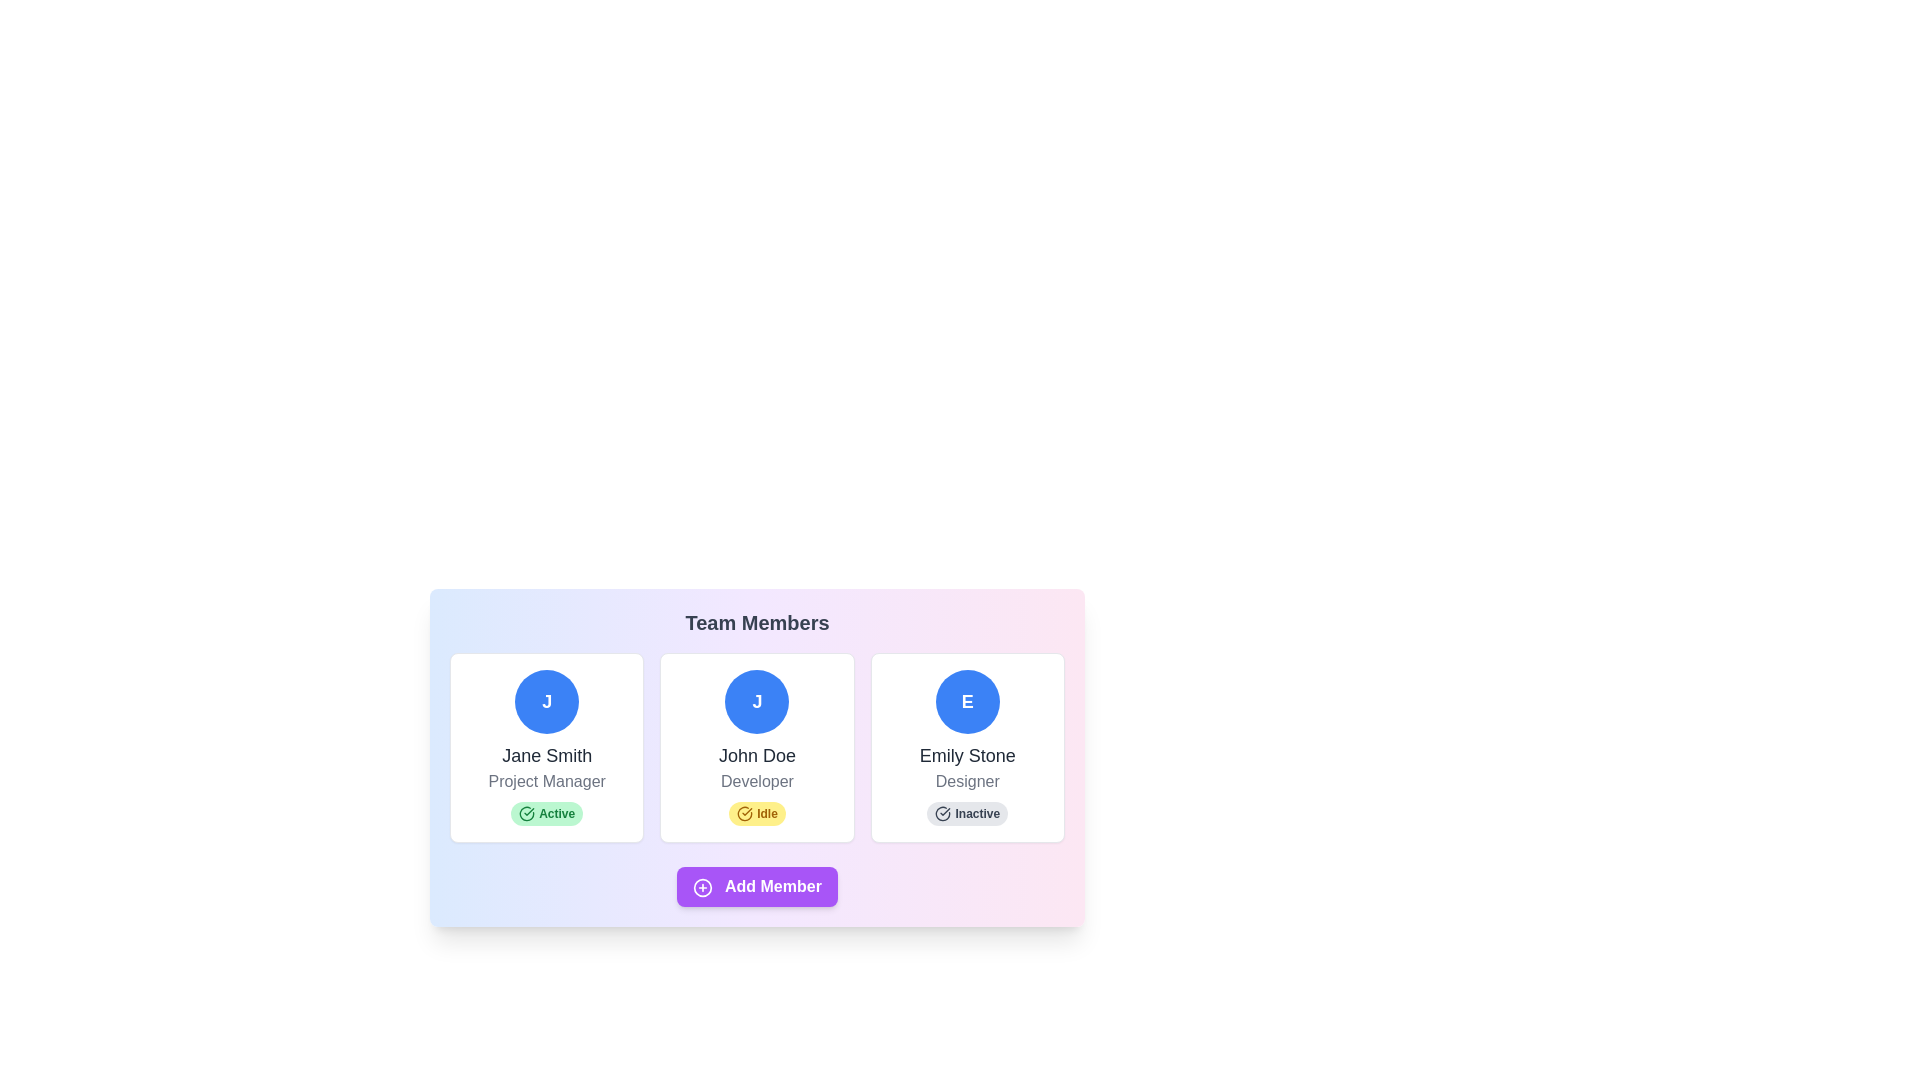 The image size is (1920, 1080). Describe the element at coordinates (744, 813) in the screenshot. I see `the 'Idle' icon located within the second team member card in the 'Team Members' section, which is positioned to the left of the yellow 'Idle' text` at that location.